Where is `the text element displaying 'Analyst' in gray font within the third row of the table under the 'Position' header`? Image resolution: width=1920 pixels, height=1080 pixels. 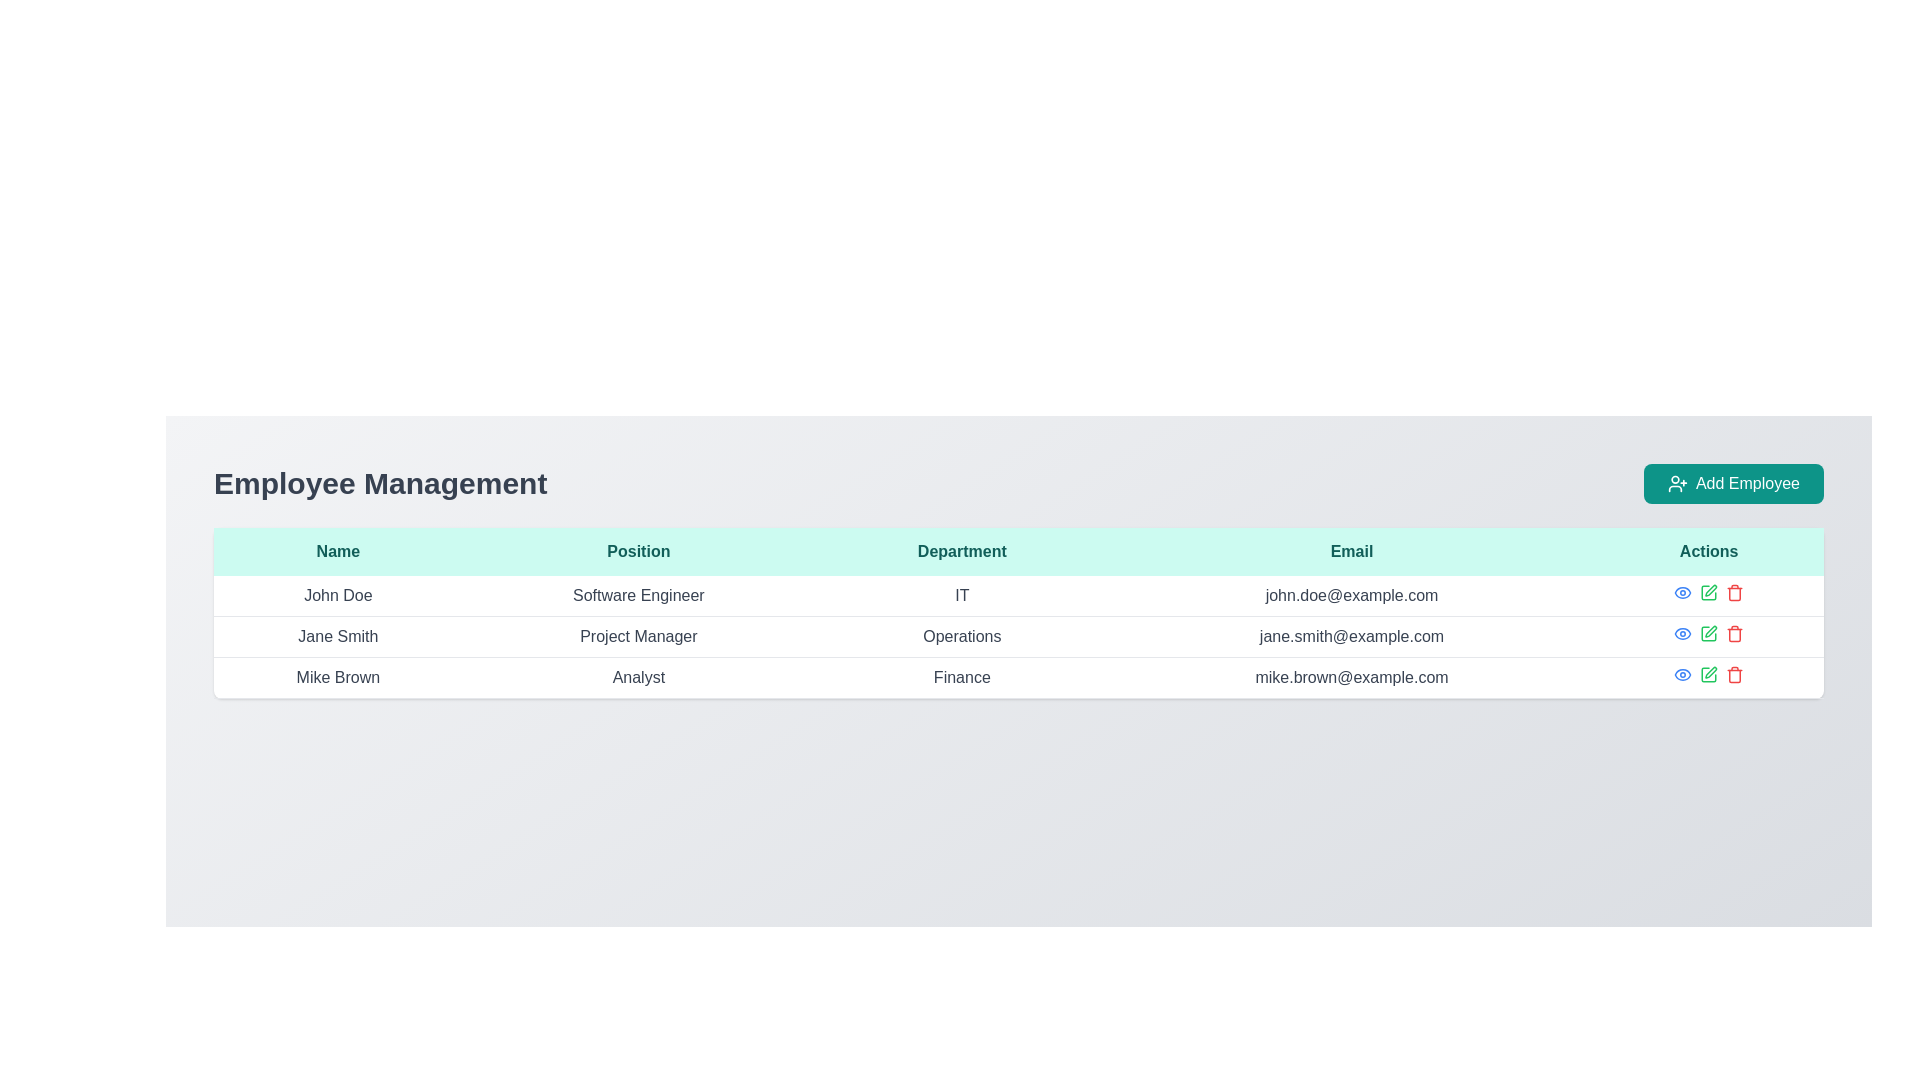 the text element displaying 'Analyst' in gray font within the third row of the table under the 'Position' header is located at coordinates (637, 677).